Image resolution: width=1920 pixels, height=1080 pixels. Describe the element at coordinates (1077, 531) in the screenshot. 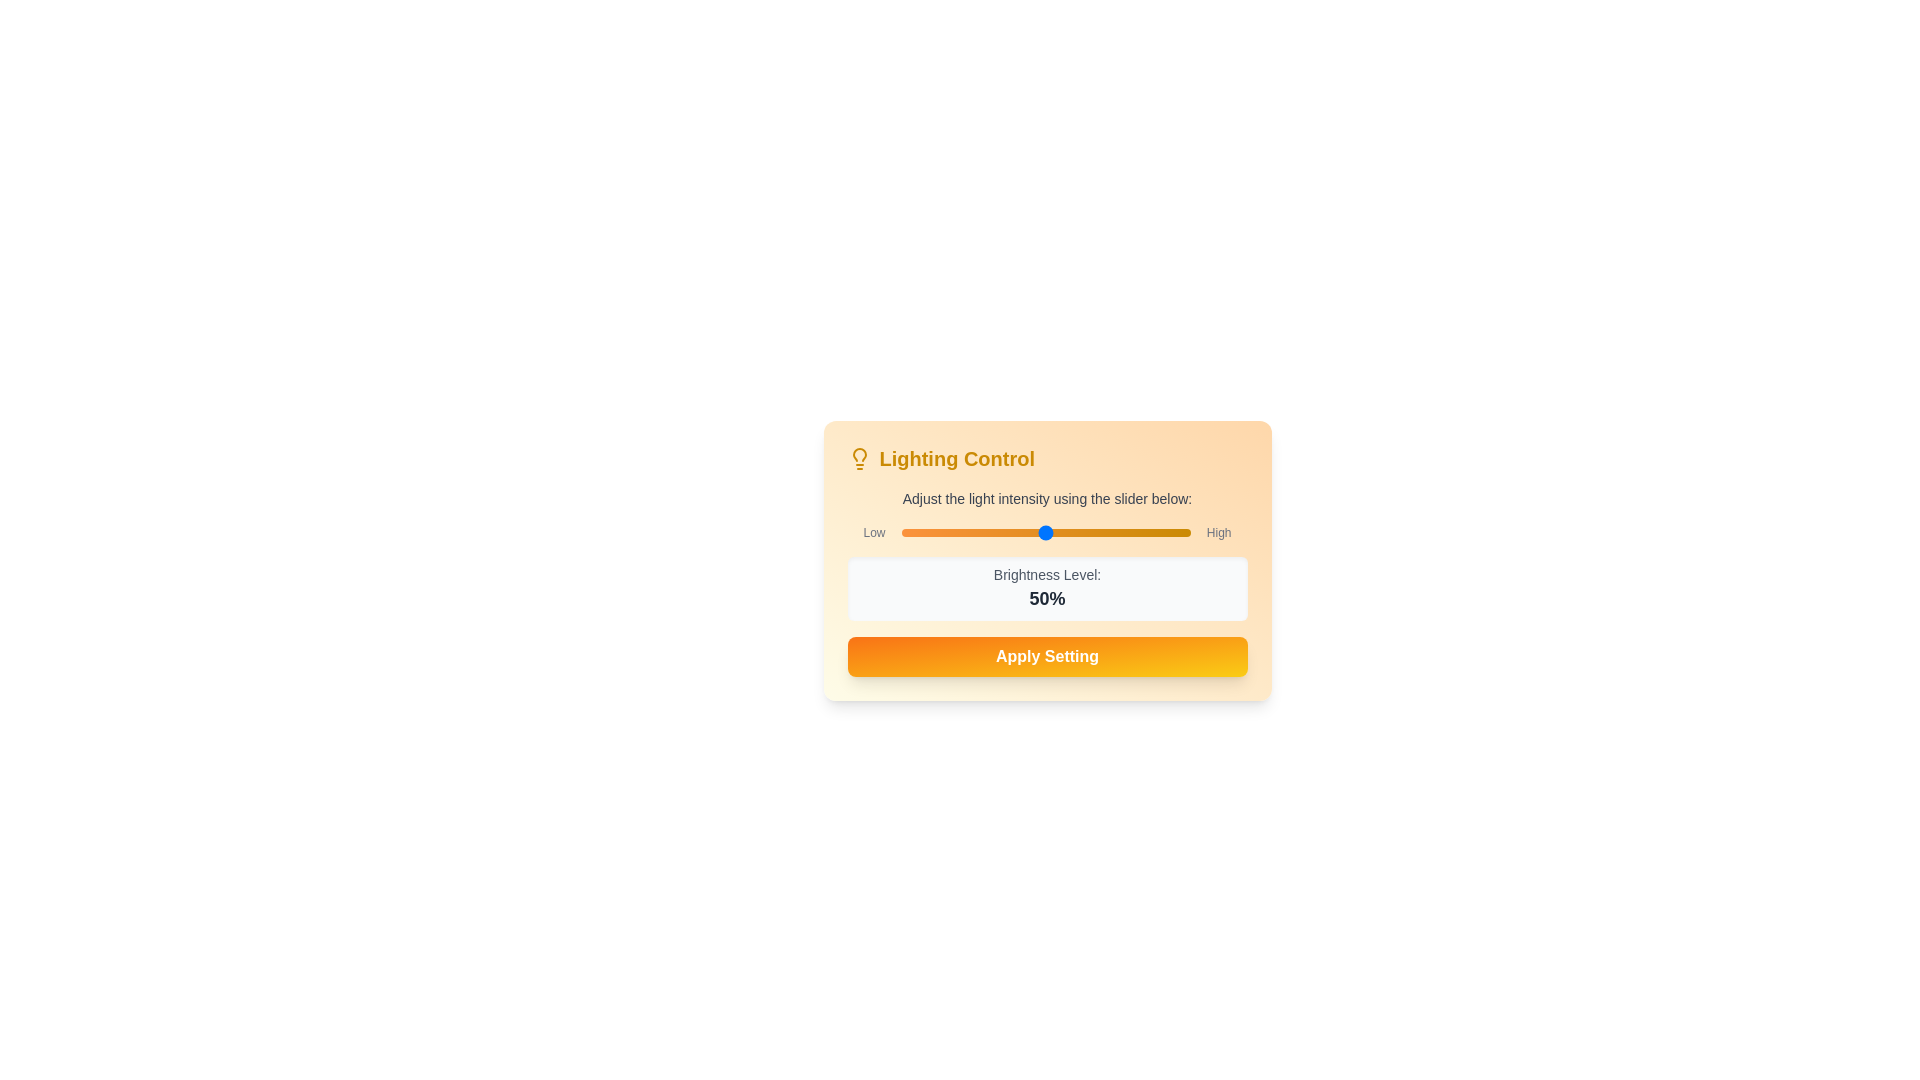

I see `the slider` at that location.